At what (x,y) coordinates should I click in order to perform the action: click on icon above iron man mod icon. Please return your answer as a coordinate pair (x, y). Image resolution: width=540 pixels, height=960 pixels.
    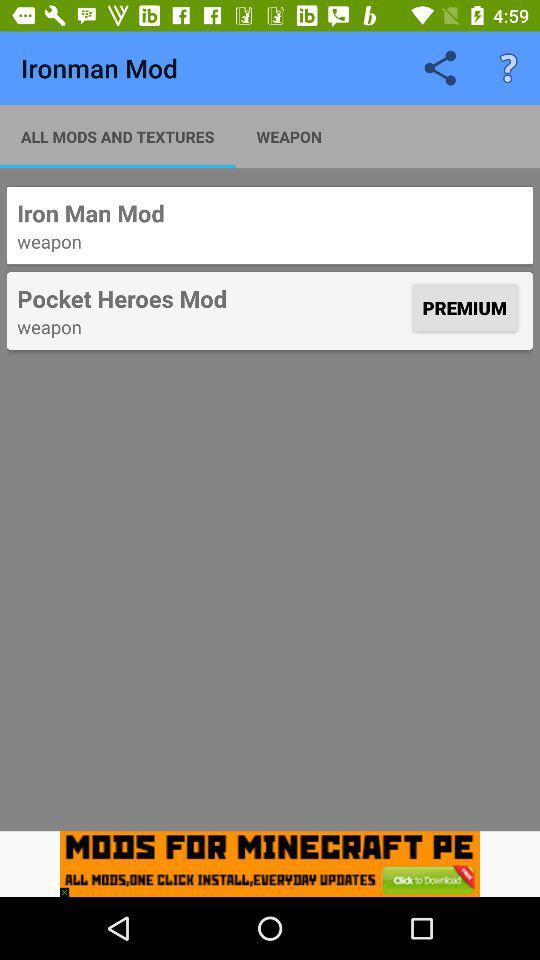
    Looking at the image, I should click on (117, 135).